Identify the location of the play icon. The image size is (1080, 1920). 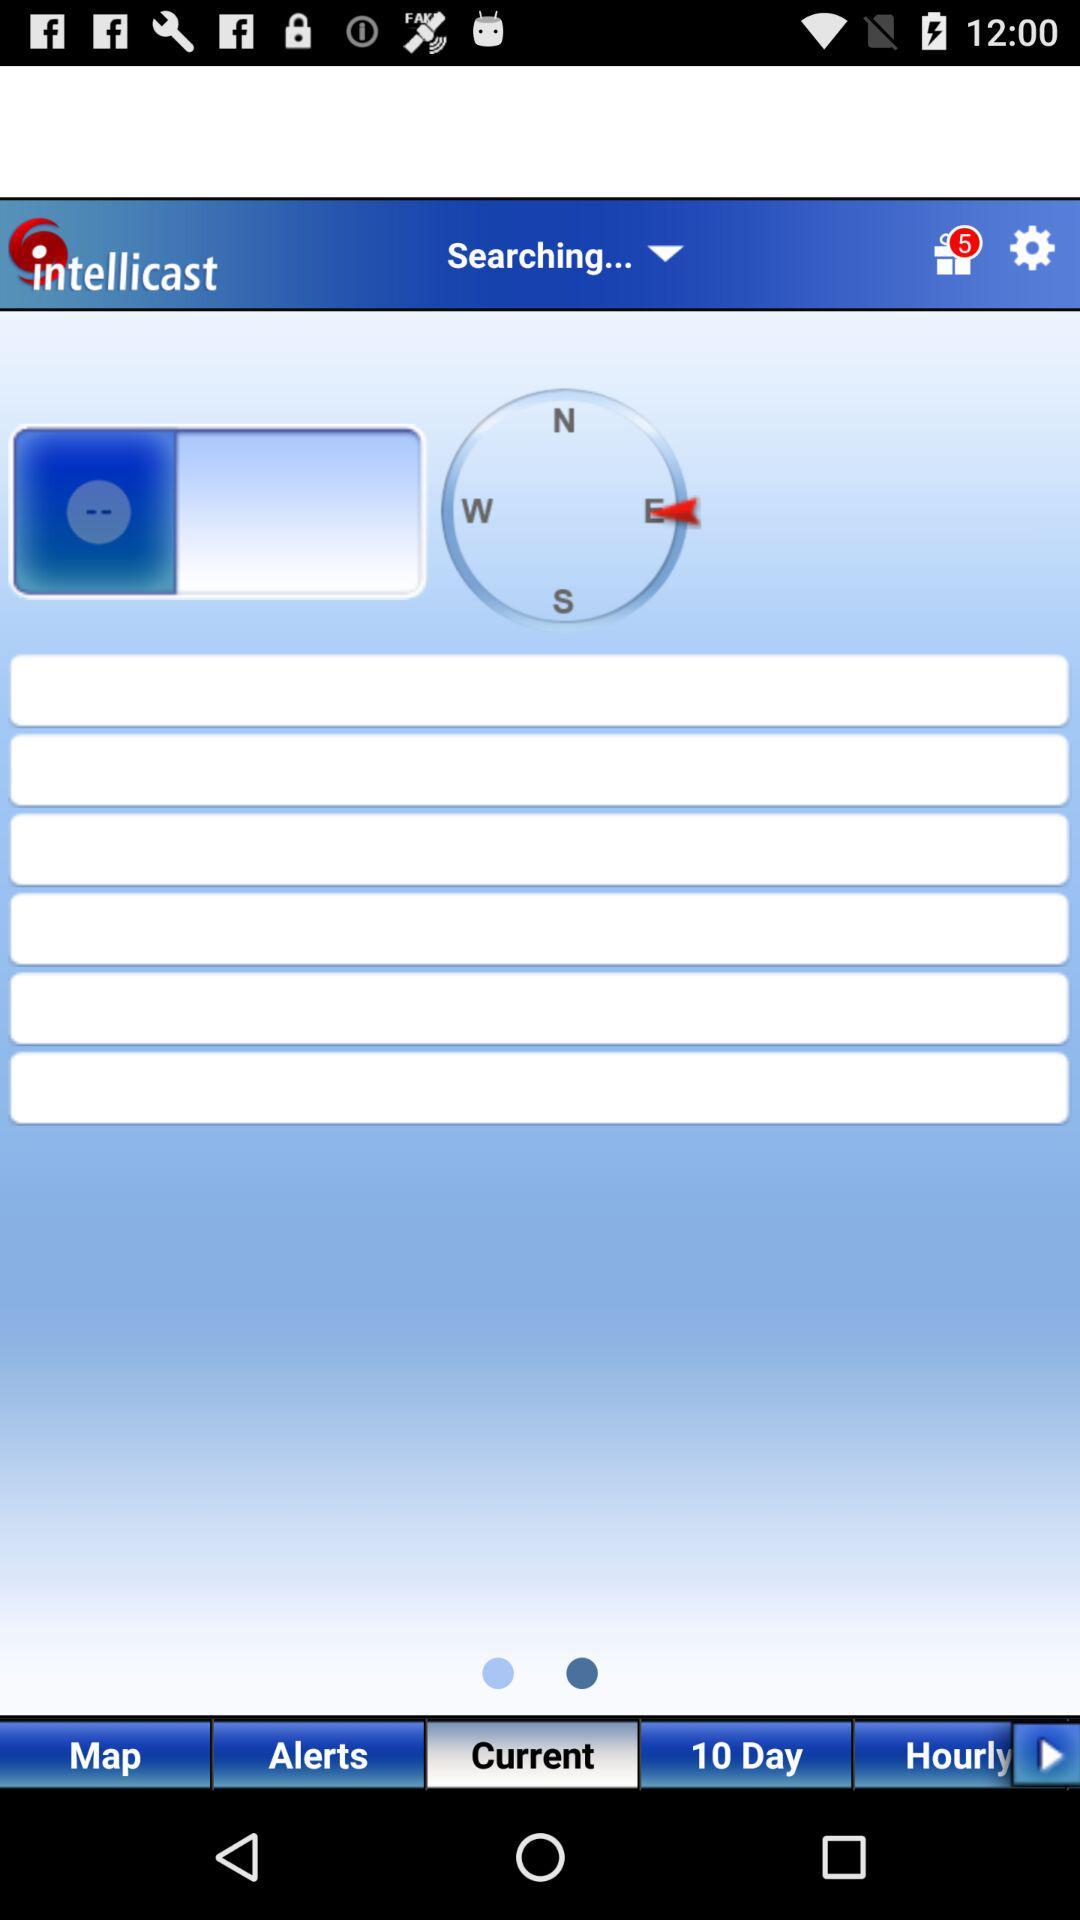
(1028, 1876).